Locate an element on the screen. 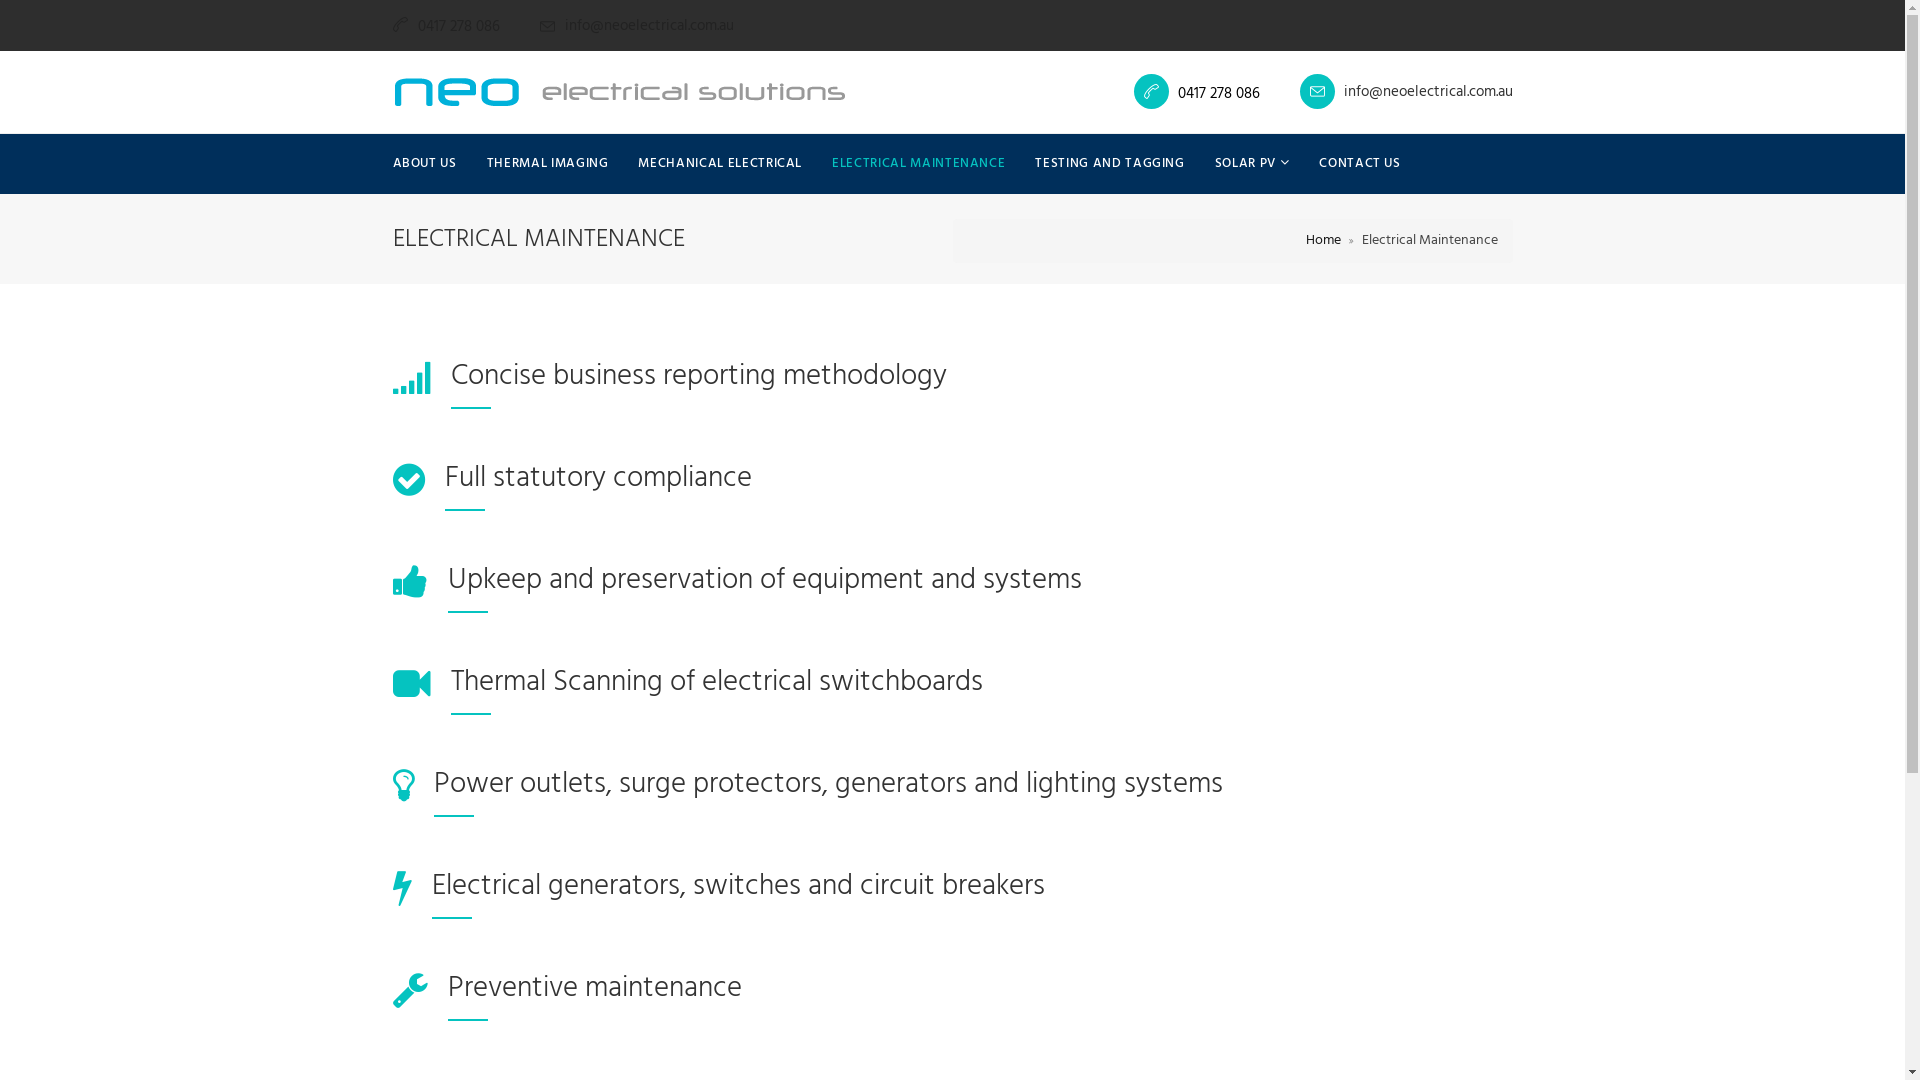 This screenshot has height=1080, width=1920. 'TESTING AND TAGGING' is located at coordinates (1108, 163).